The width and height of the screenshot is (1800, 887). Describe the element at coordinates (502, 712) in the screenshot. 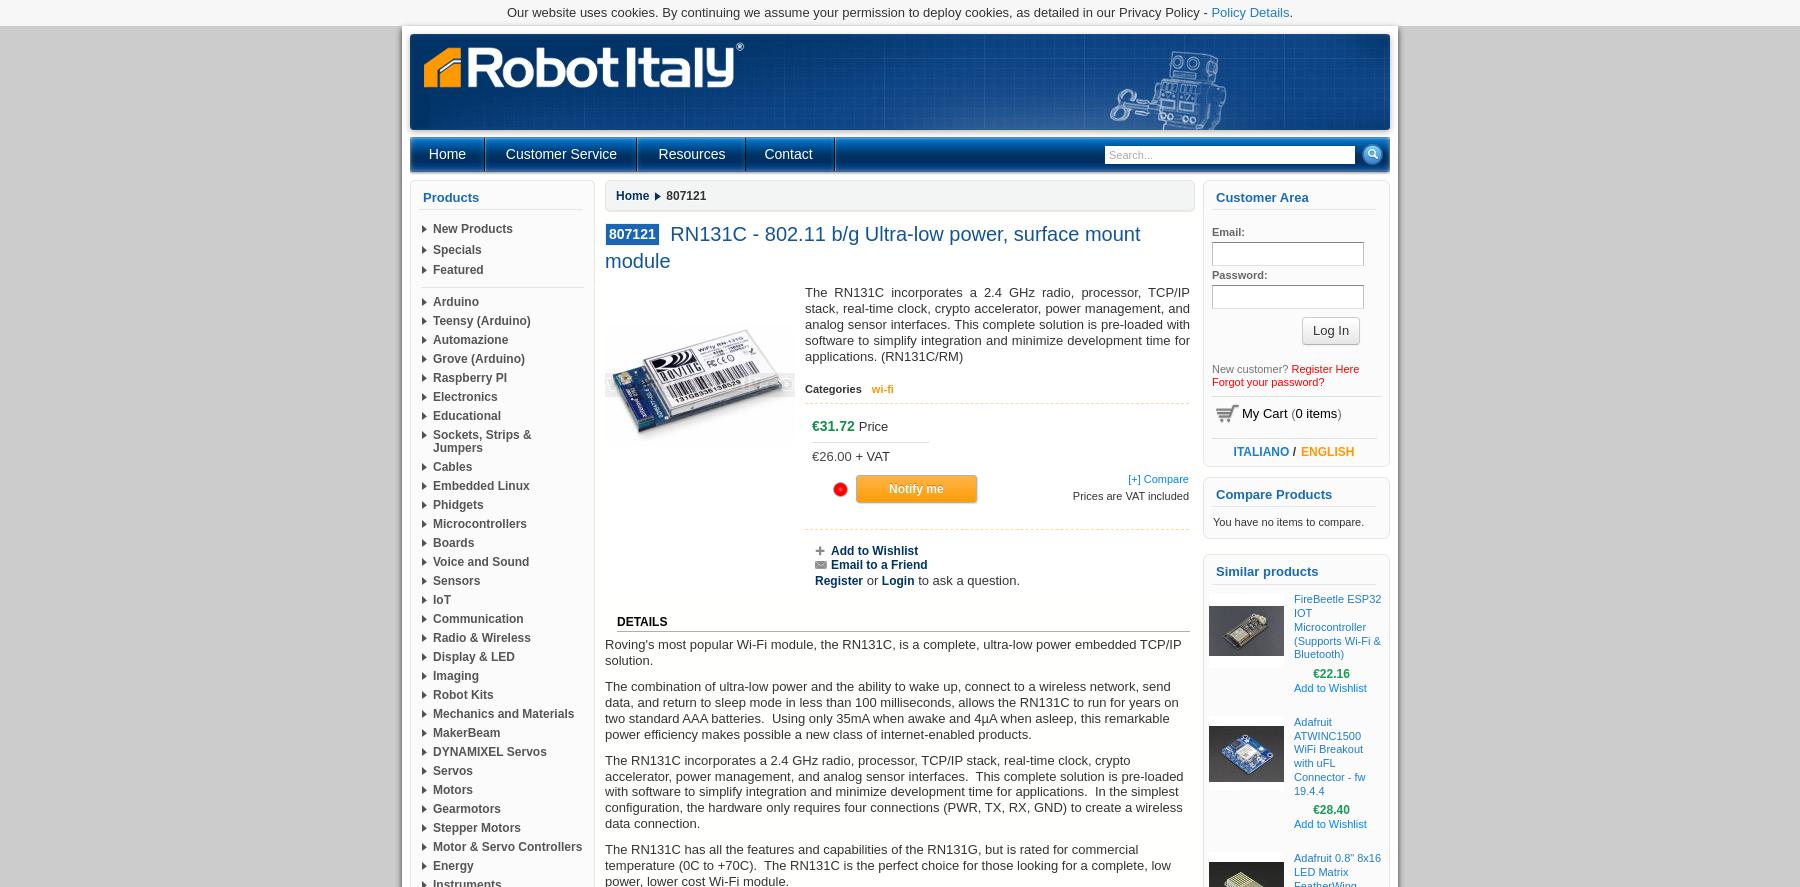

I see `'Mechanics and Materials'` at that location.